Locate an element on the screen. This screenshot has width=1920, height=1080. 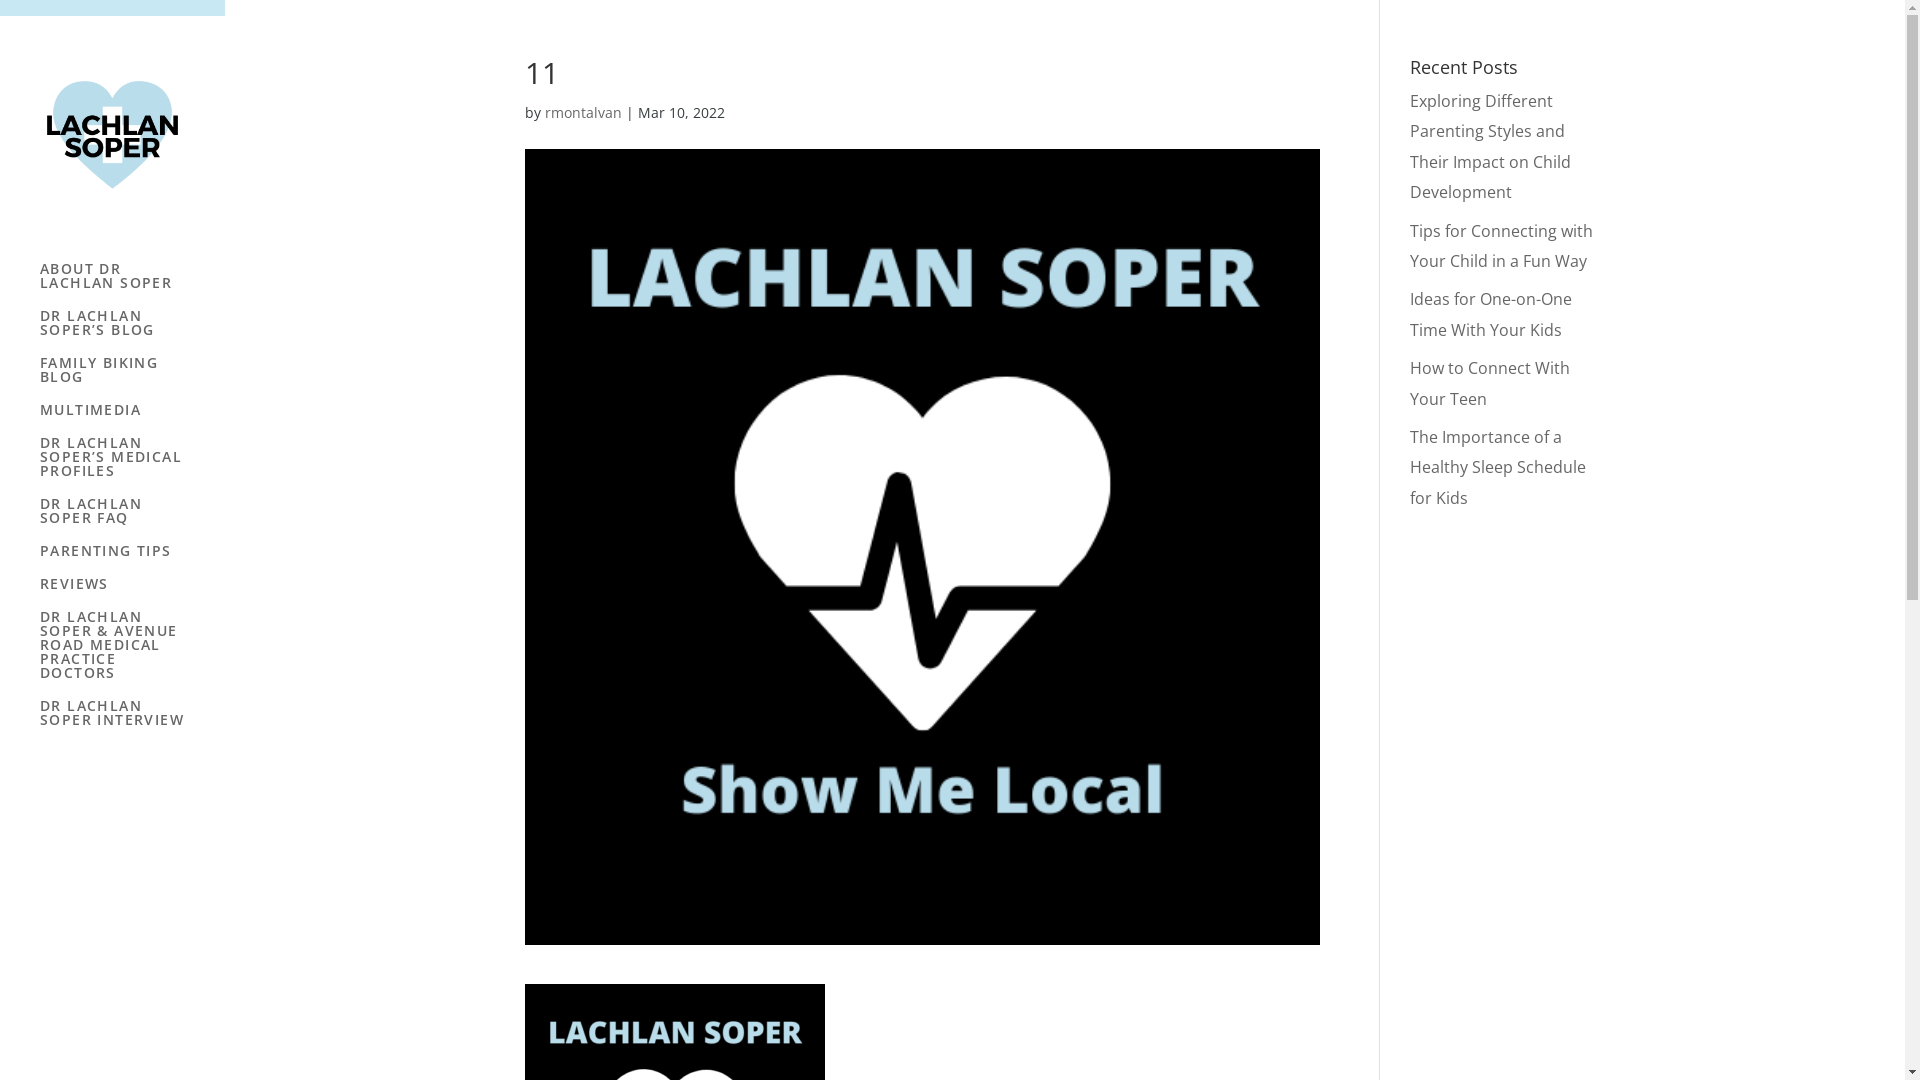
'REVIEWS' is located at coordinates (131, 592).